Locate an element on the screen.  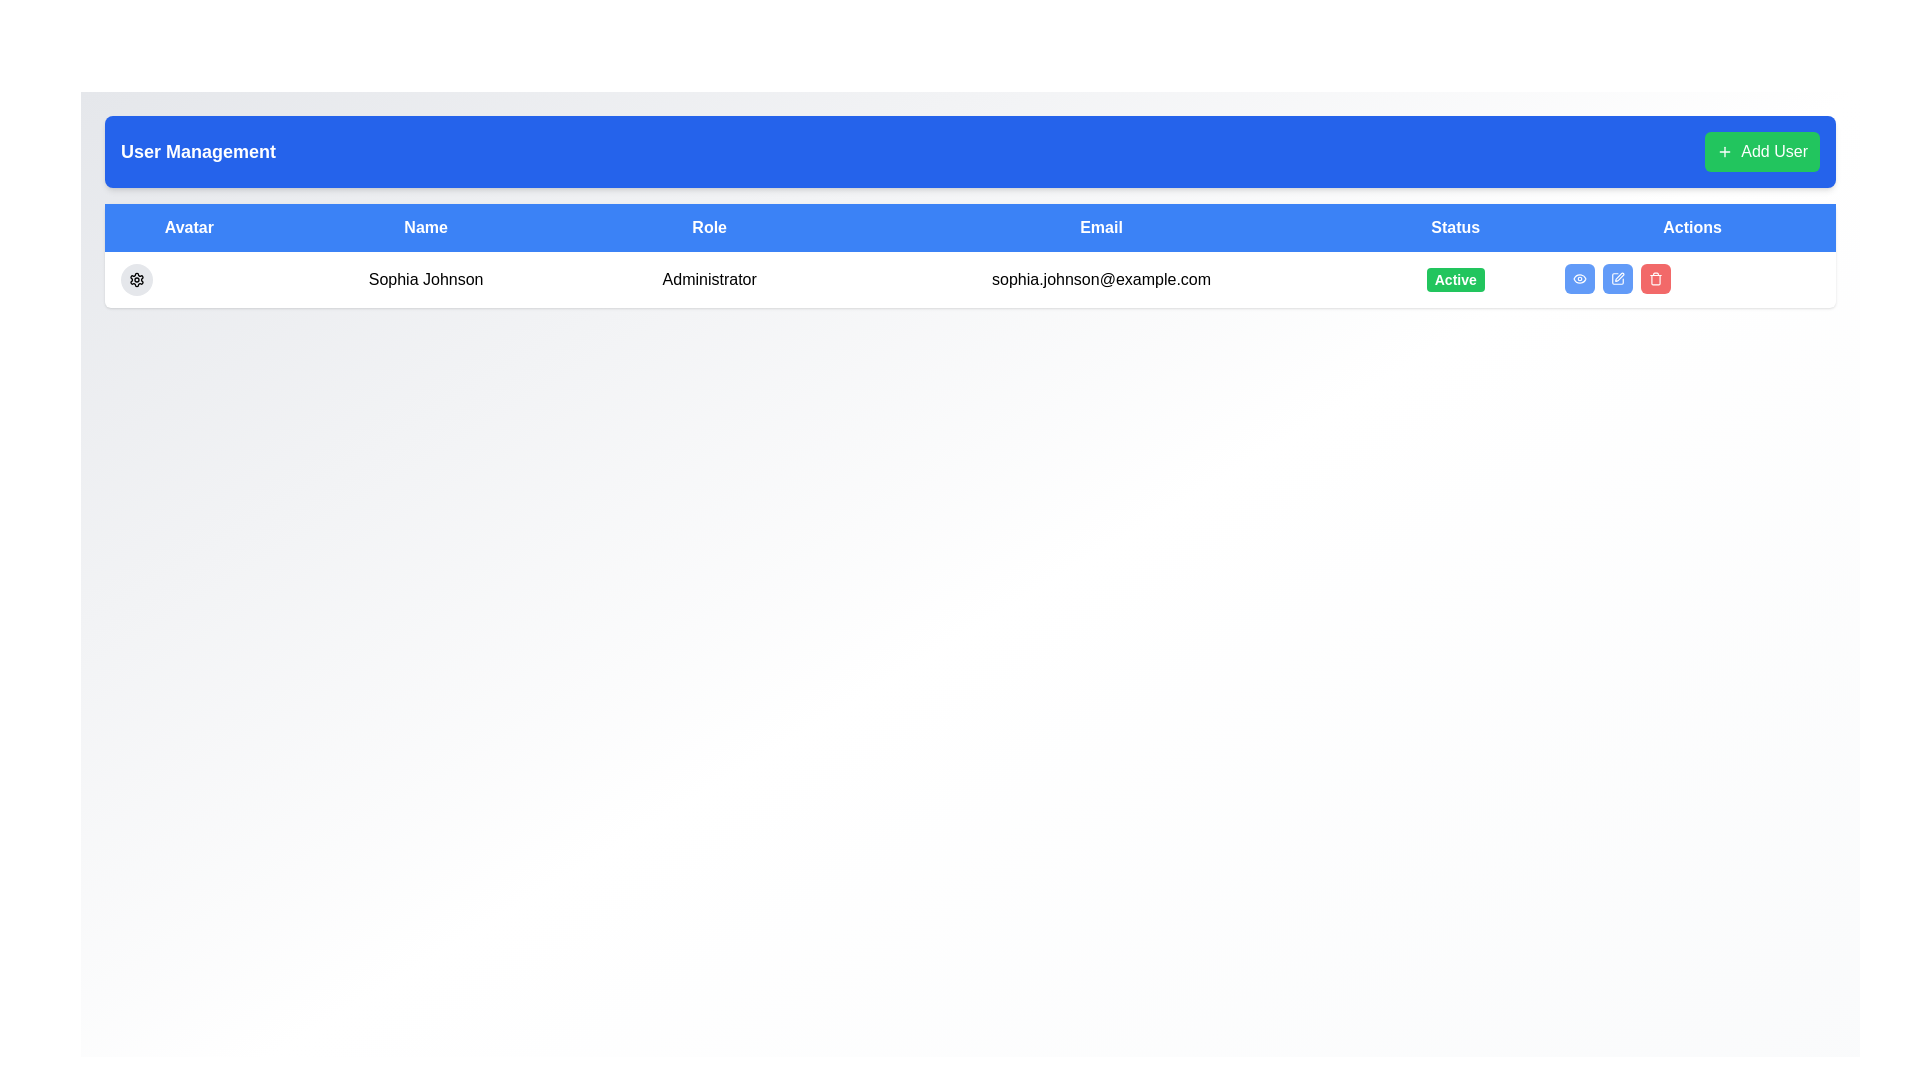
the first visual icon in the 'Actions' column of the user information table is located at coordinates (1578, 278).